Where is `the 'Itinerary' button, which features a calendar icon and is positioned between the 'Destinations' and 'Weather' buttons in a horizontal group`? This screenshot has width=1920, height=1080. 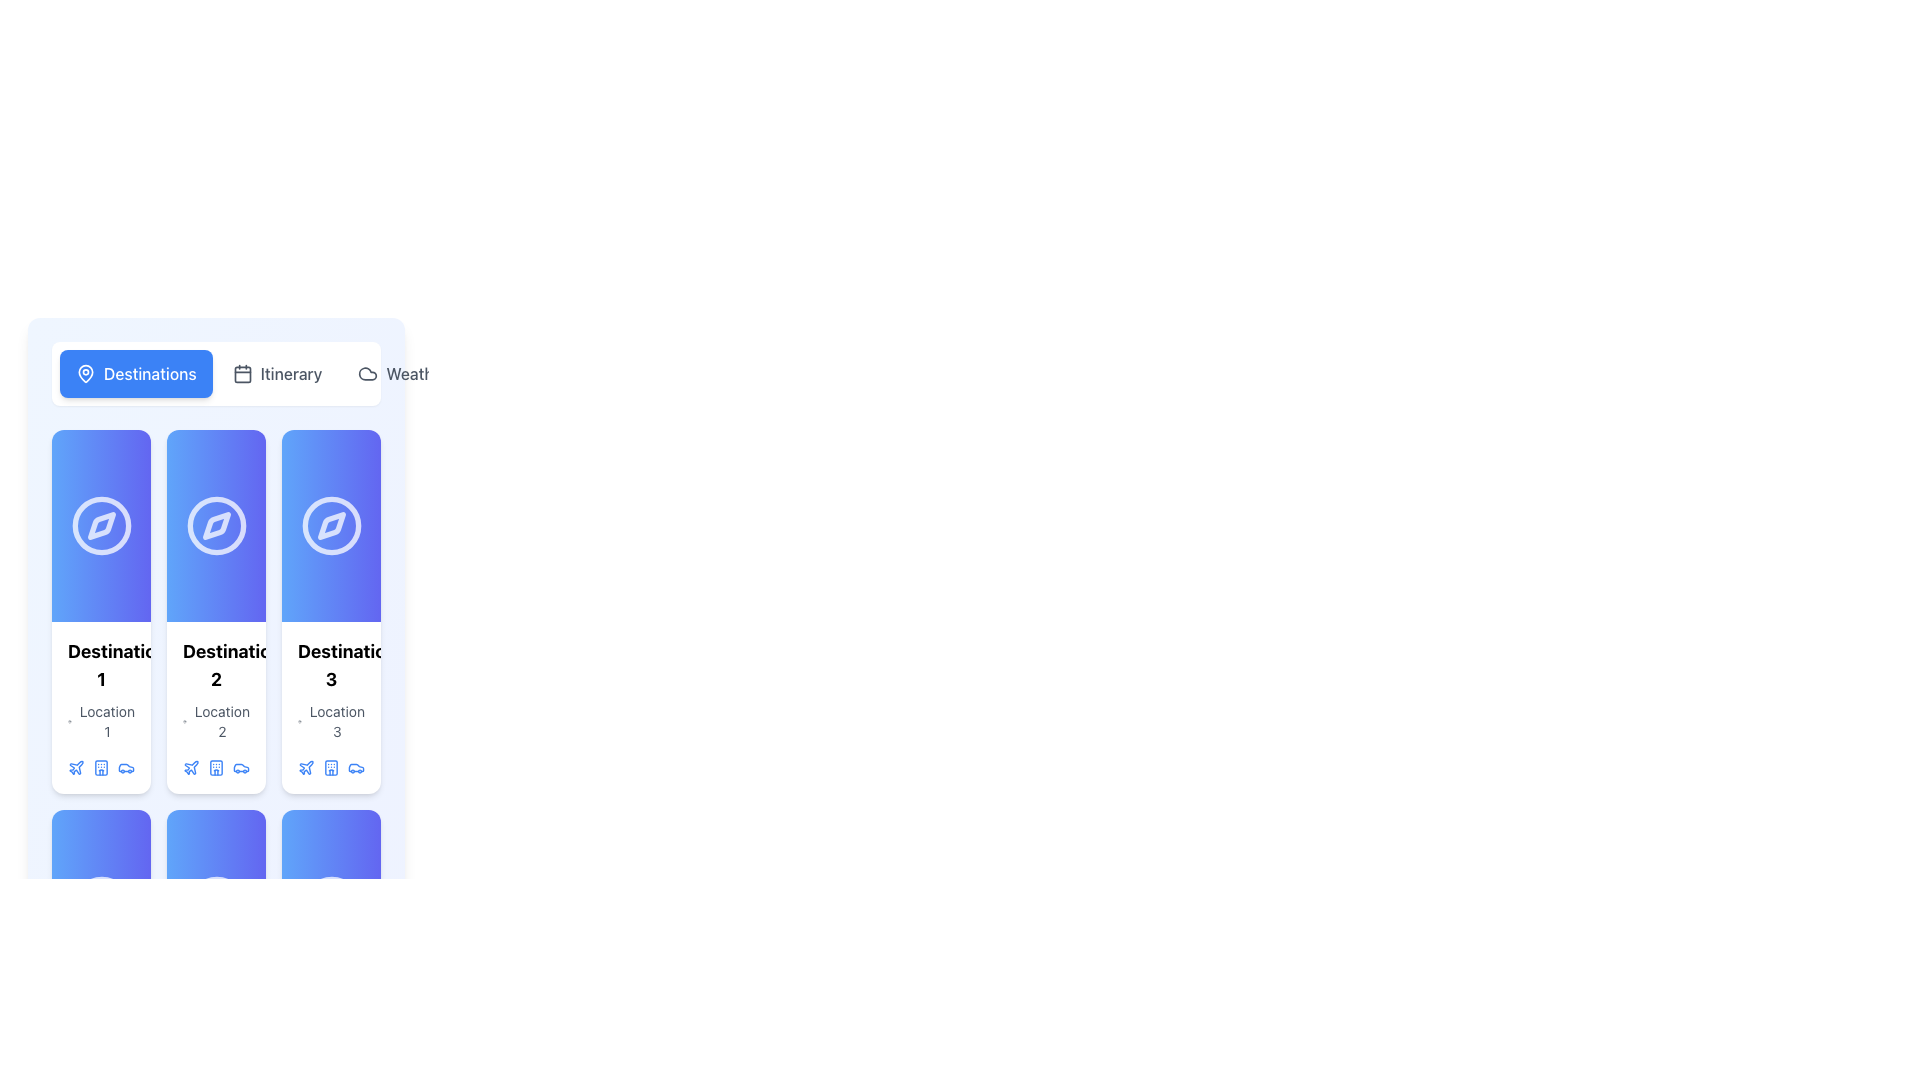
the 'Itinerary' button, which features a calendar icon and is positioned between the 'Destinations' and 'Weather' buttons in a horizontal group is located at coordinates (276, 374).